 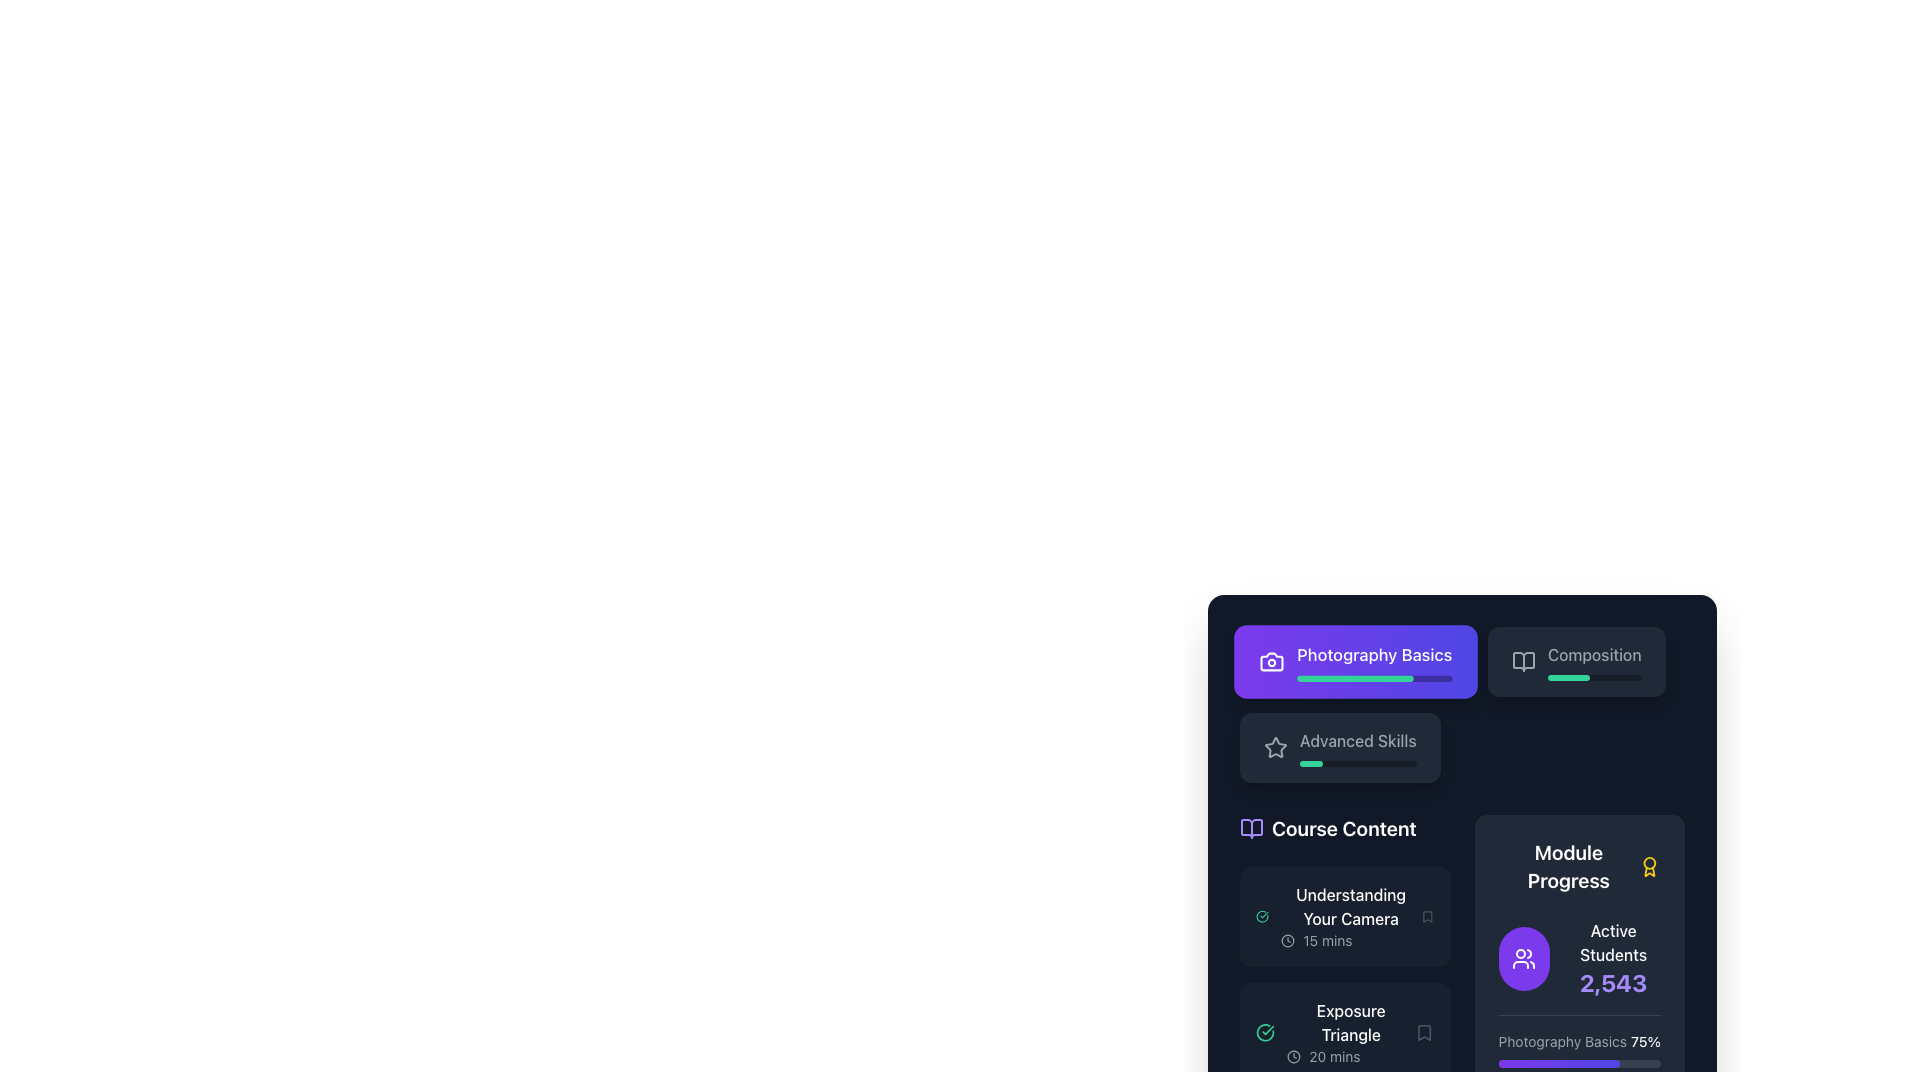 What do you see at coordinates (1423, 1033) in the screenshot?
I see `the stylized bookmark icon within the 'Module Progress' section, located adjacent to the numerical text '2,543'` at bounding box center [1423, 1033].